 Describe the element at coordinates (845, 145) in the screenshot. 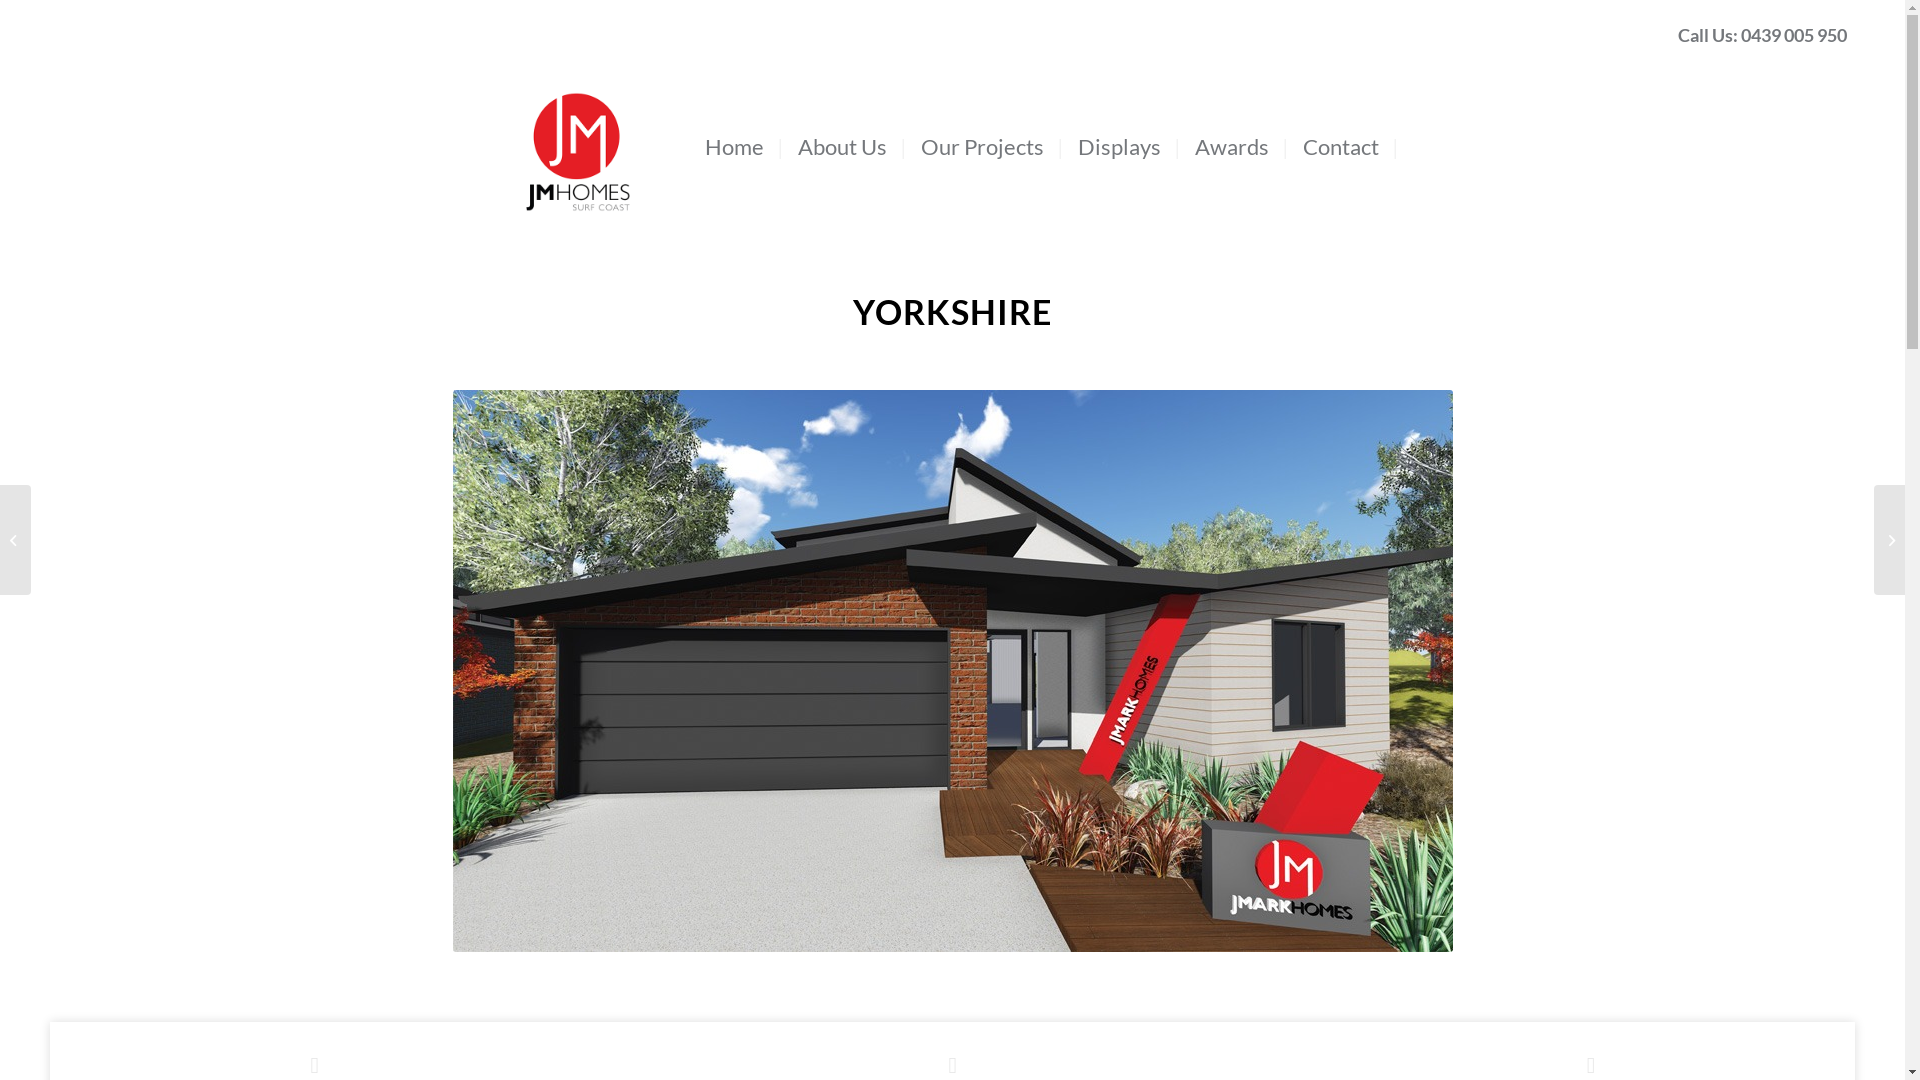

I see `'About Us'` at that location.